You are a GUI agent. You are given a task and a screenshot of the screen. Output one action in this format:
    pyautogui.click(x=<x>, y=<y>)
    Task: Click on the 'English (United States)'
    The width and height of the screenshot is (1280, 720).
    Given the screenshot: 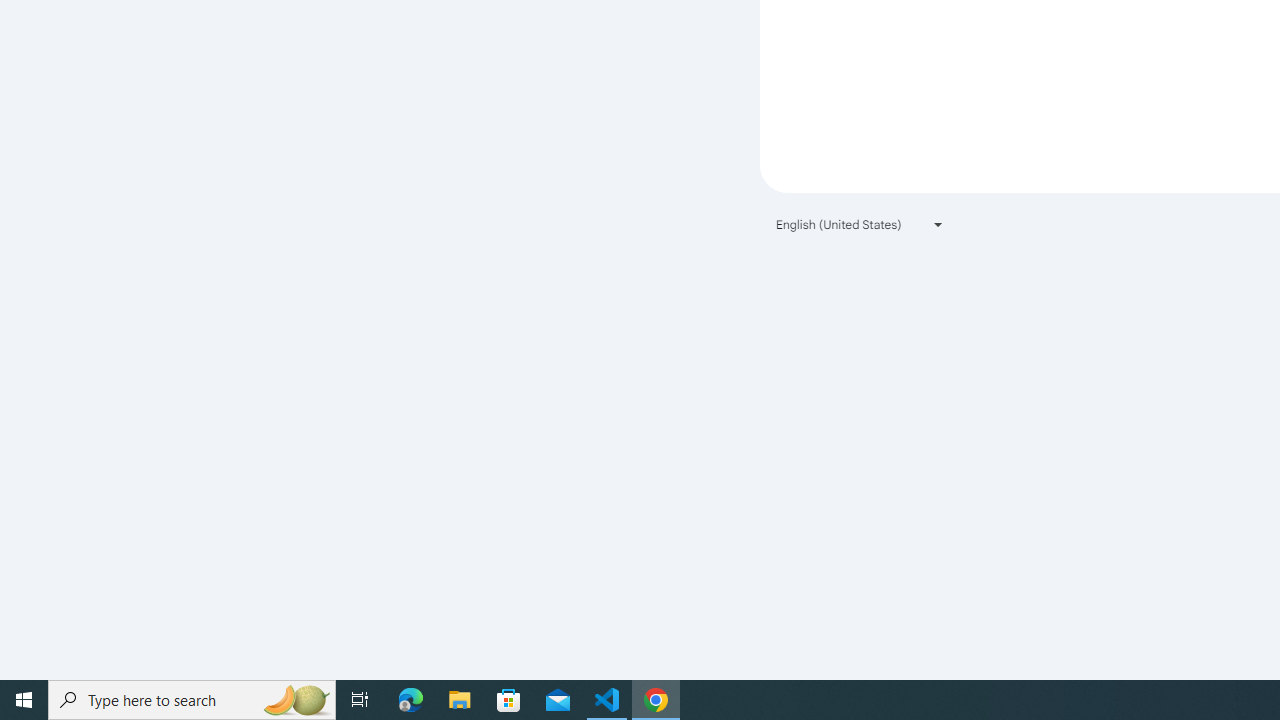 What is the action you would take?
    pyautogui.click(x=860, y=224)
    